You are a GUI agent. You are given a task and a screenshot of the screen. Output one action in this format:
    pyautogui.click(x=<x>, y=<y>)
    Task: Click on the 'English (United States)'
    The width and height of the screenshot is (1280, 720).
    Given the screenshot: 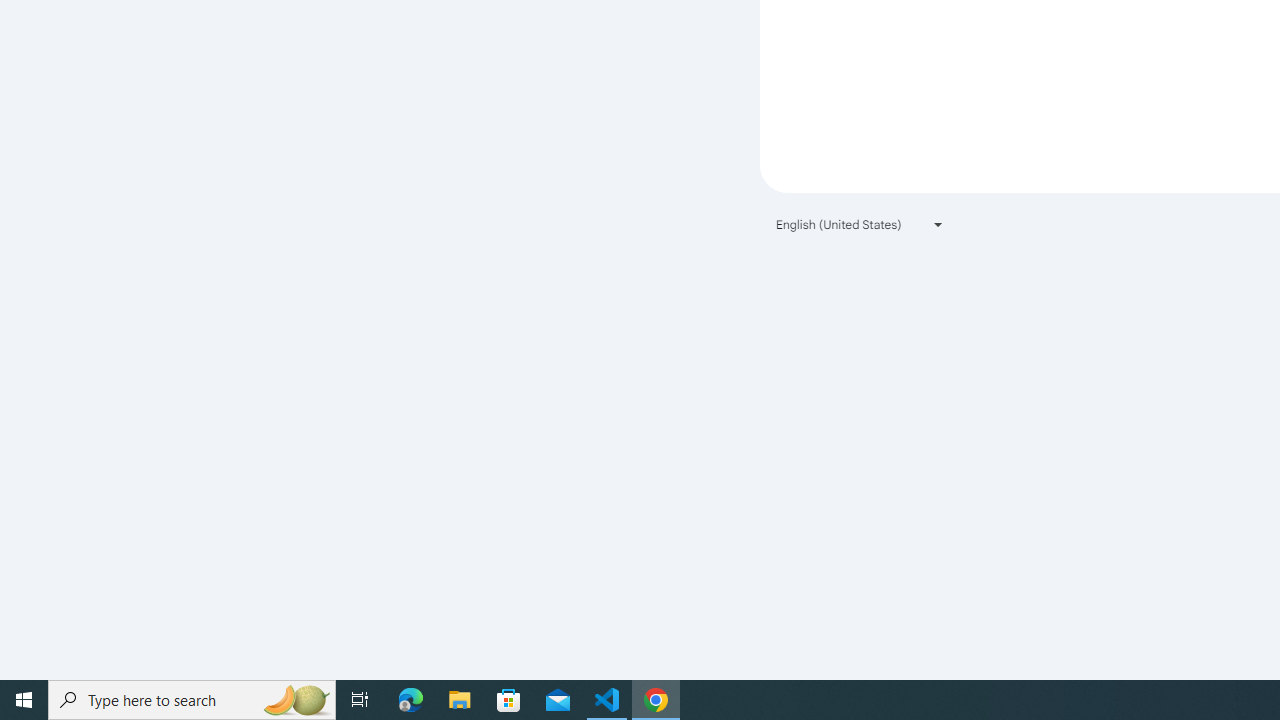 What is the action you would take?
    pyautogui.click(x=860, y=224)
    